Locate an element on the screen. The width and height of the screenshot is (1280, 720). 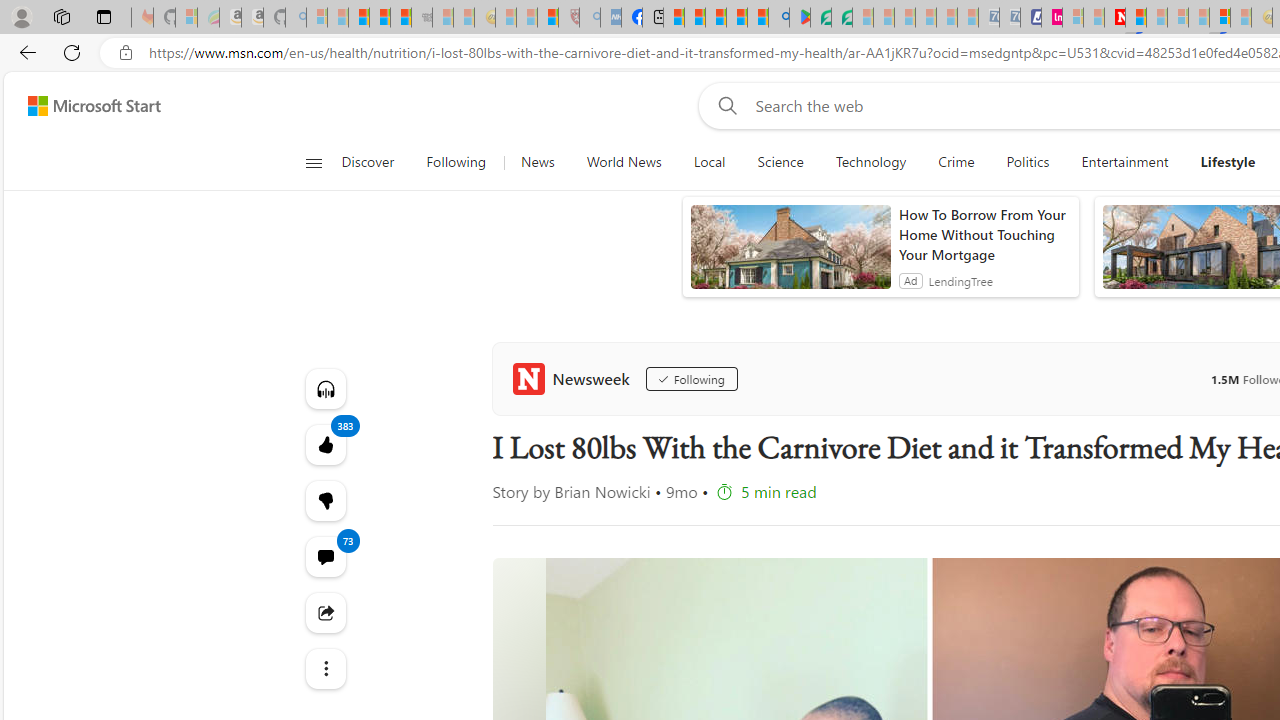
'Web search' is located at coordinates (723, 105).